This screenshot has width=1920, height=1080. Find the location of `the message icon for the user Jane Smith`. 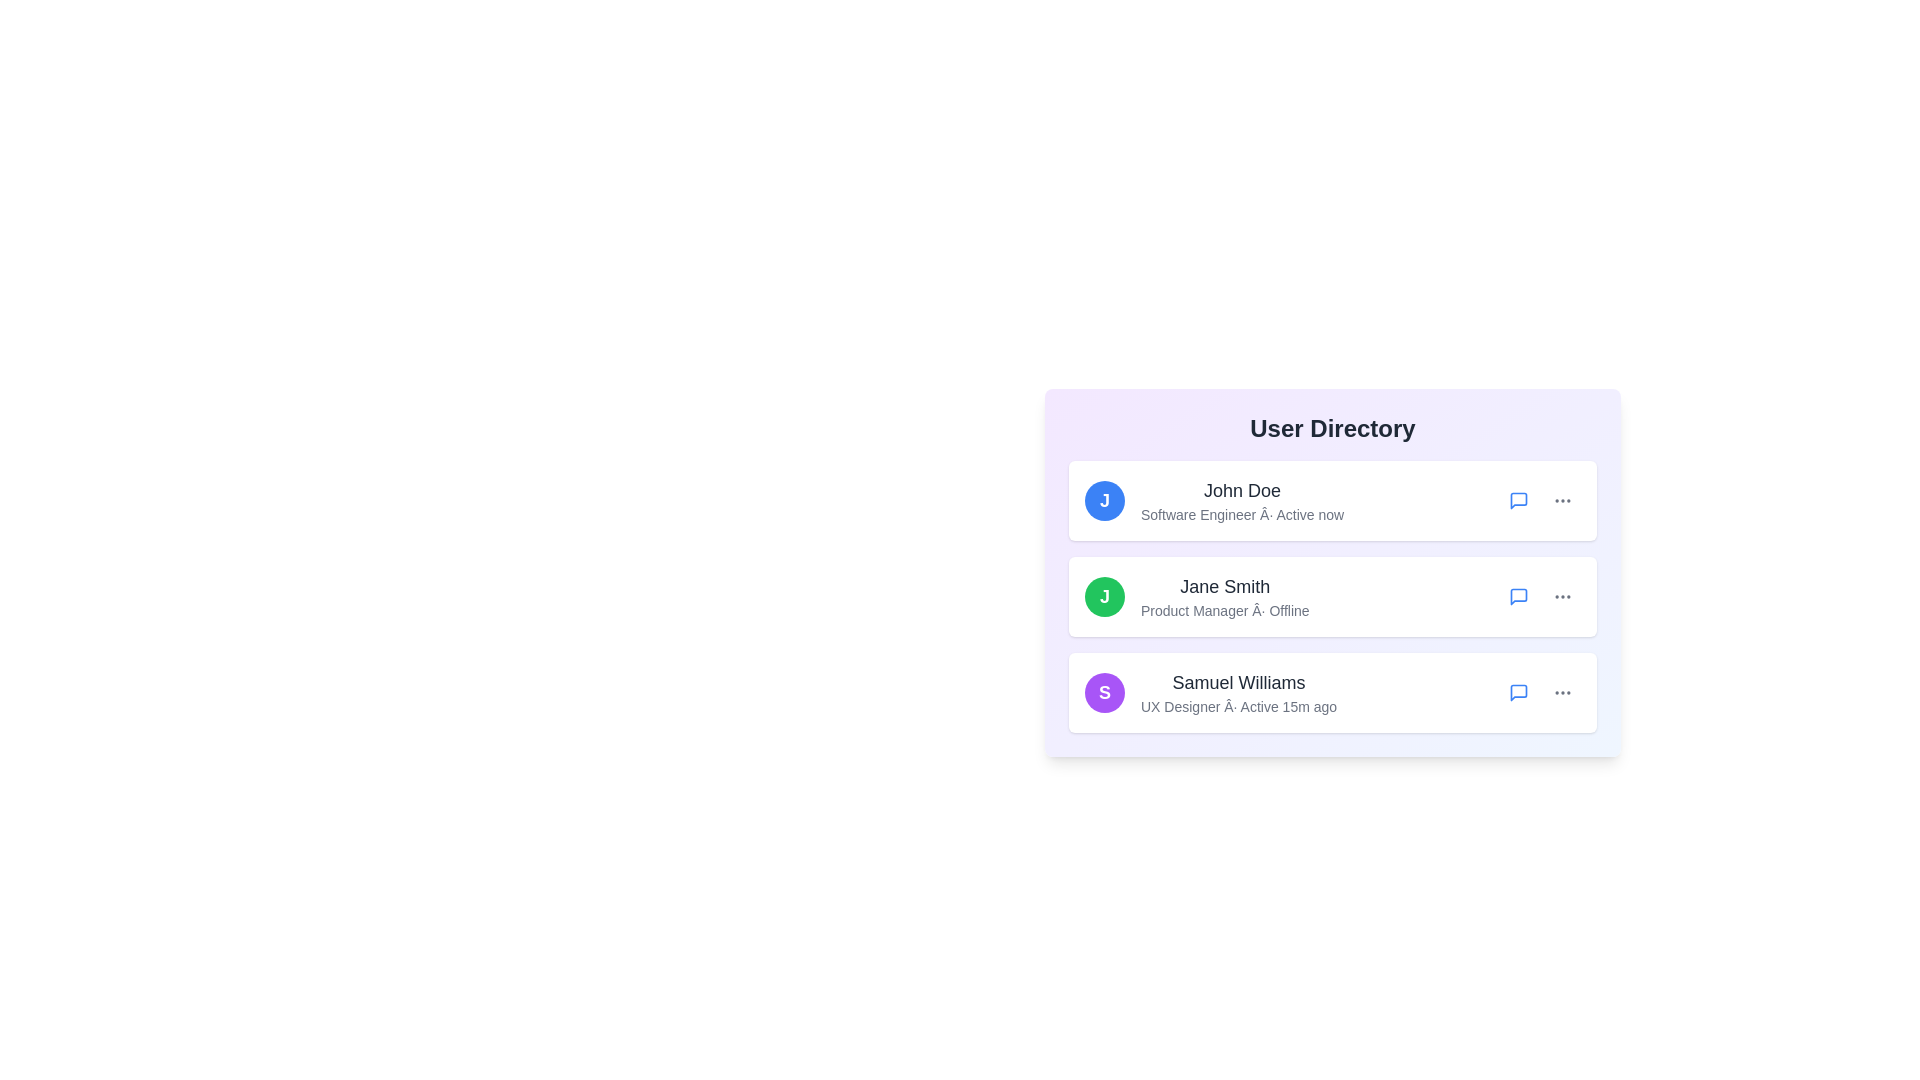

the message icon for the user Jane Smith is located at coordinates (1518, 596).